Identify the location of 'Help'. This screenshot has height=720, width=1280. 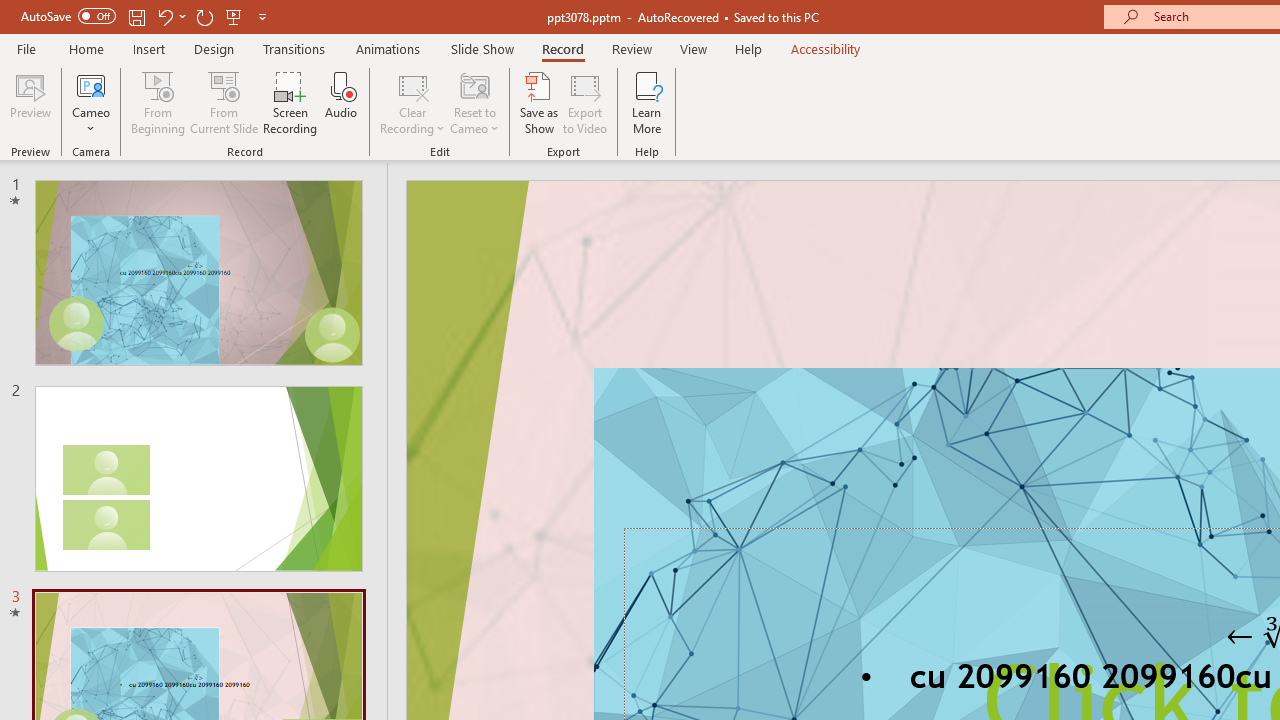
(747, 48).